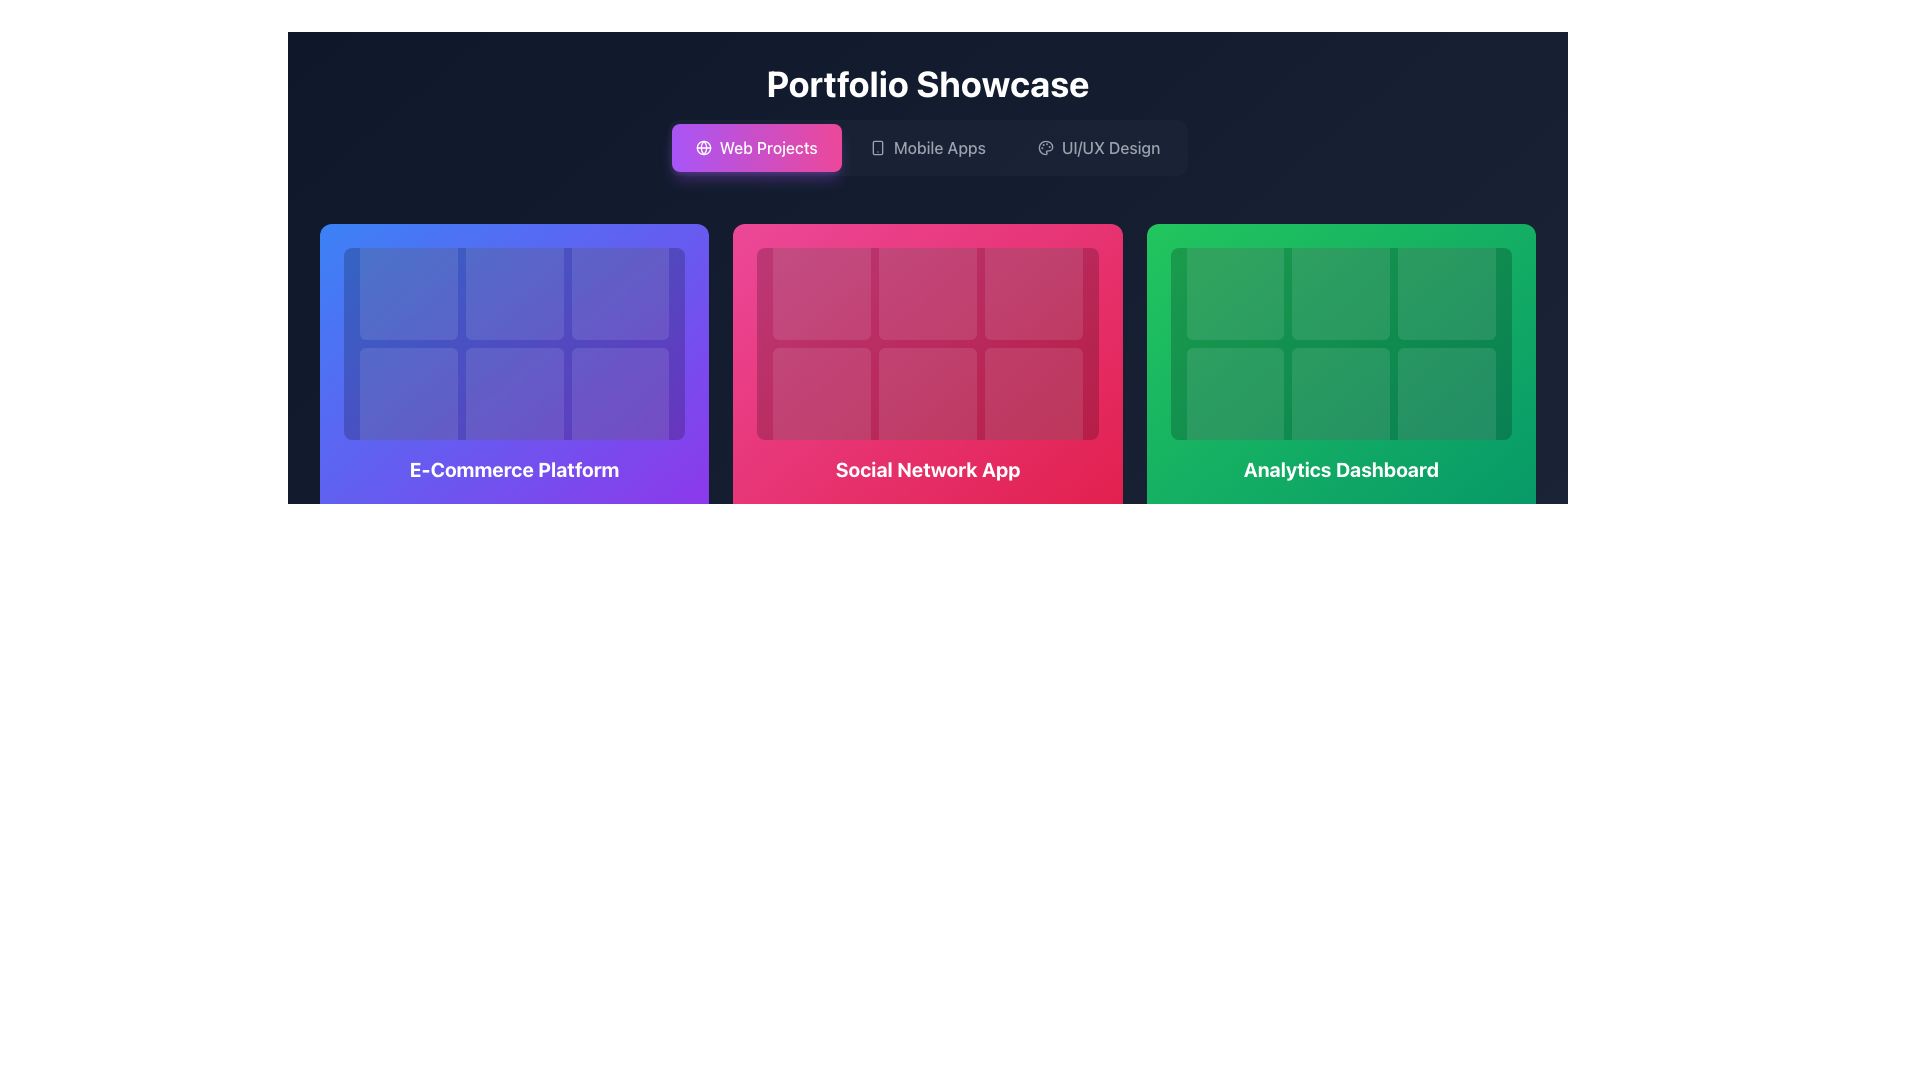 The height and width of the screenshot is (1080, 1920). I want to click on the Navigation link labeled 'UI/UX Design' which is the third item, so click(1098, 146).